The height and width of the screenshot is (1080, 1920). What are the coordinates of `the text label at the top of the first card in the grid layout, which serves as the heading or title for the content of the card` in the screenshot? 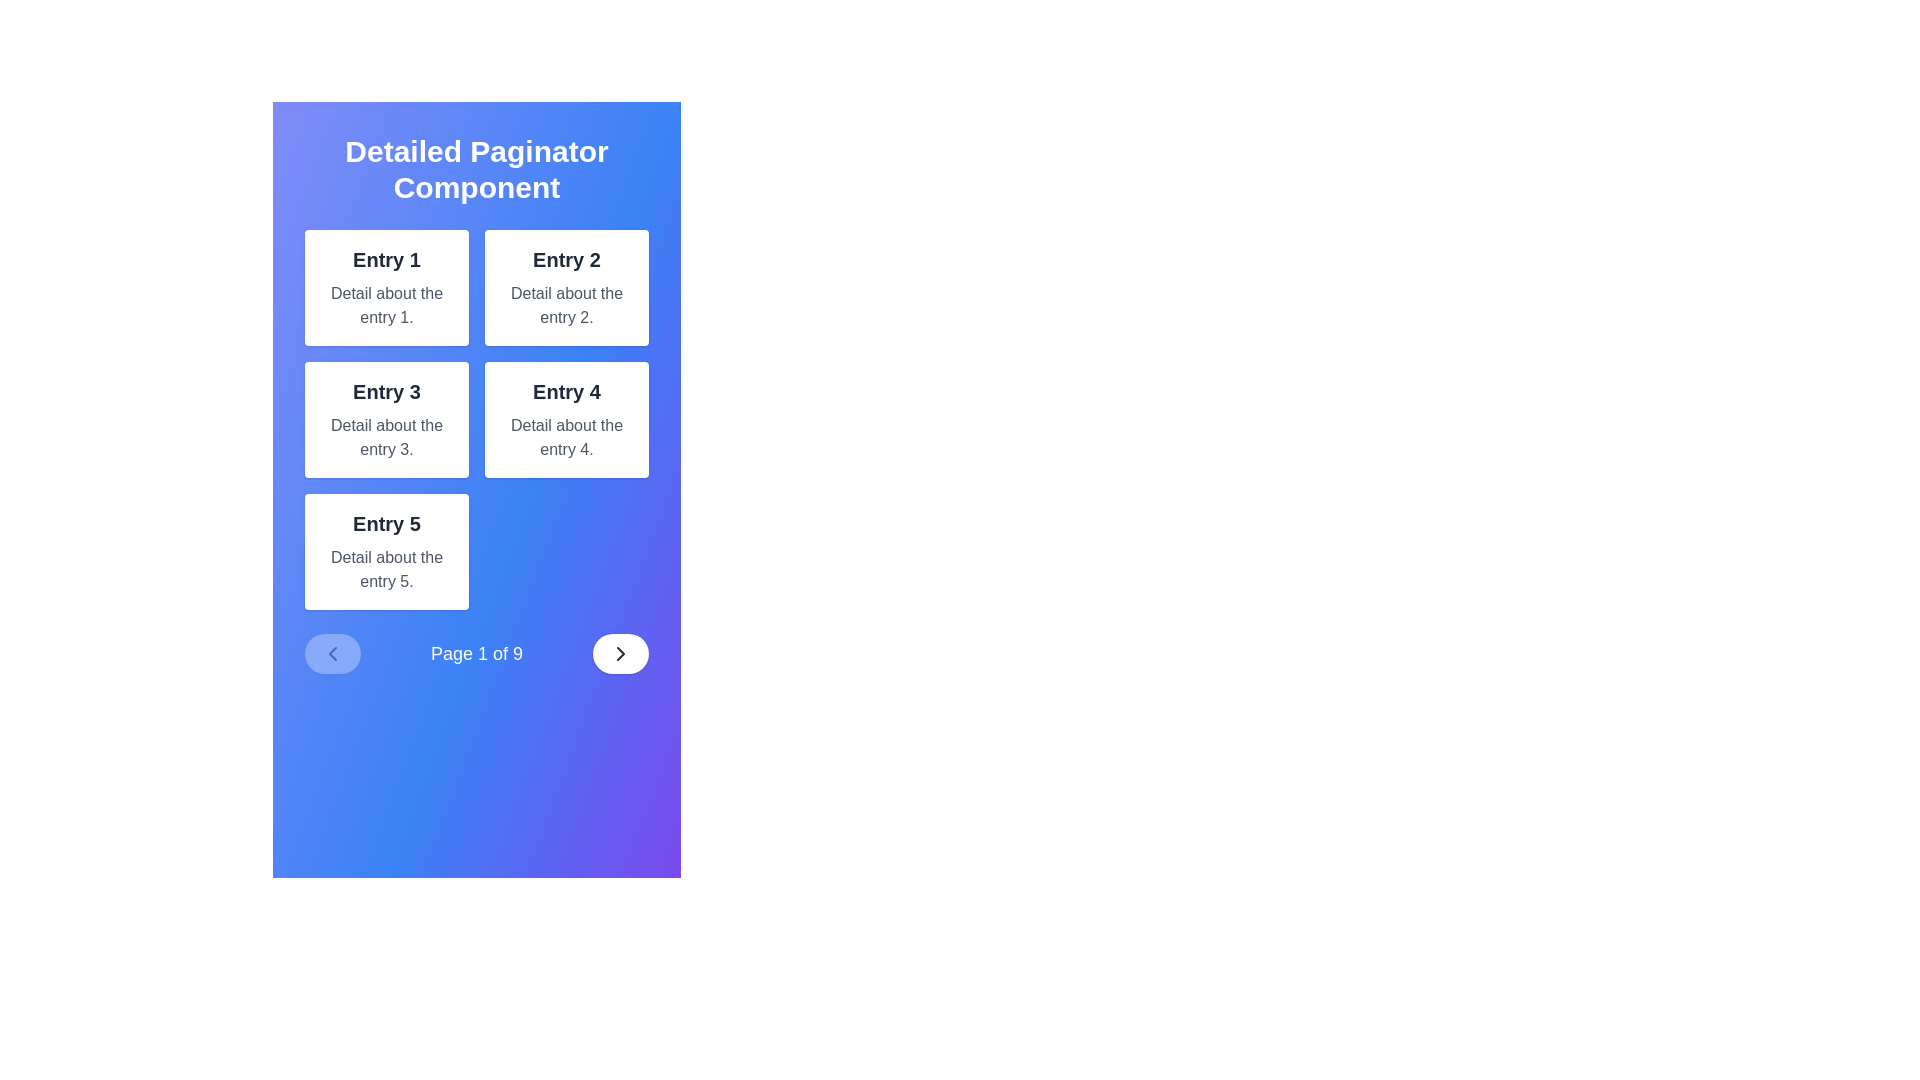 It's located at (387, 258).